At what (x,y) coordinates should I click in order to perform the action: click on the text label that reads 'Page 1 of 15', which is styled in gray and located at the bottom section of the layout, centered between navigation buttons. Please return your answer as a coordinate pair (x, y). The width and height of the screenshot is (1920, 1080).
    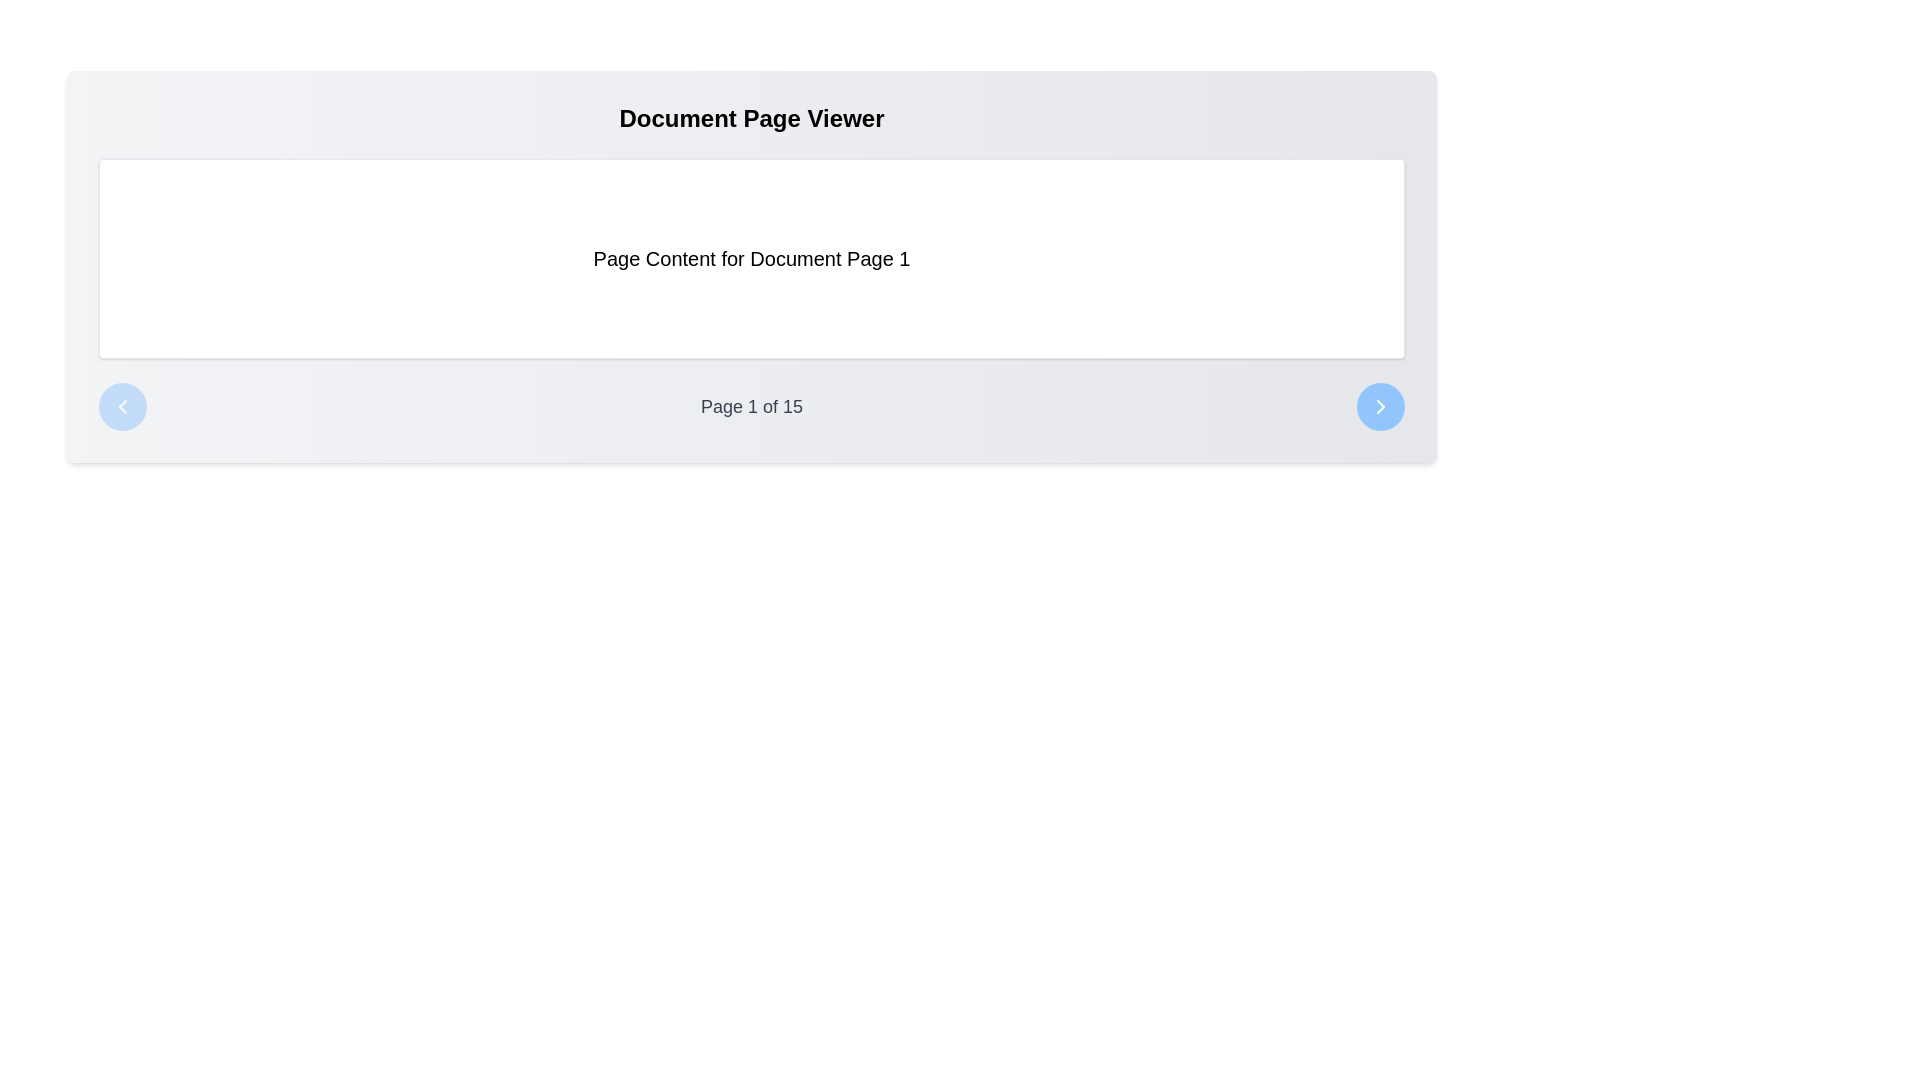
    Looking at the image, I should click on (751, 406).